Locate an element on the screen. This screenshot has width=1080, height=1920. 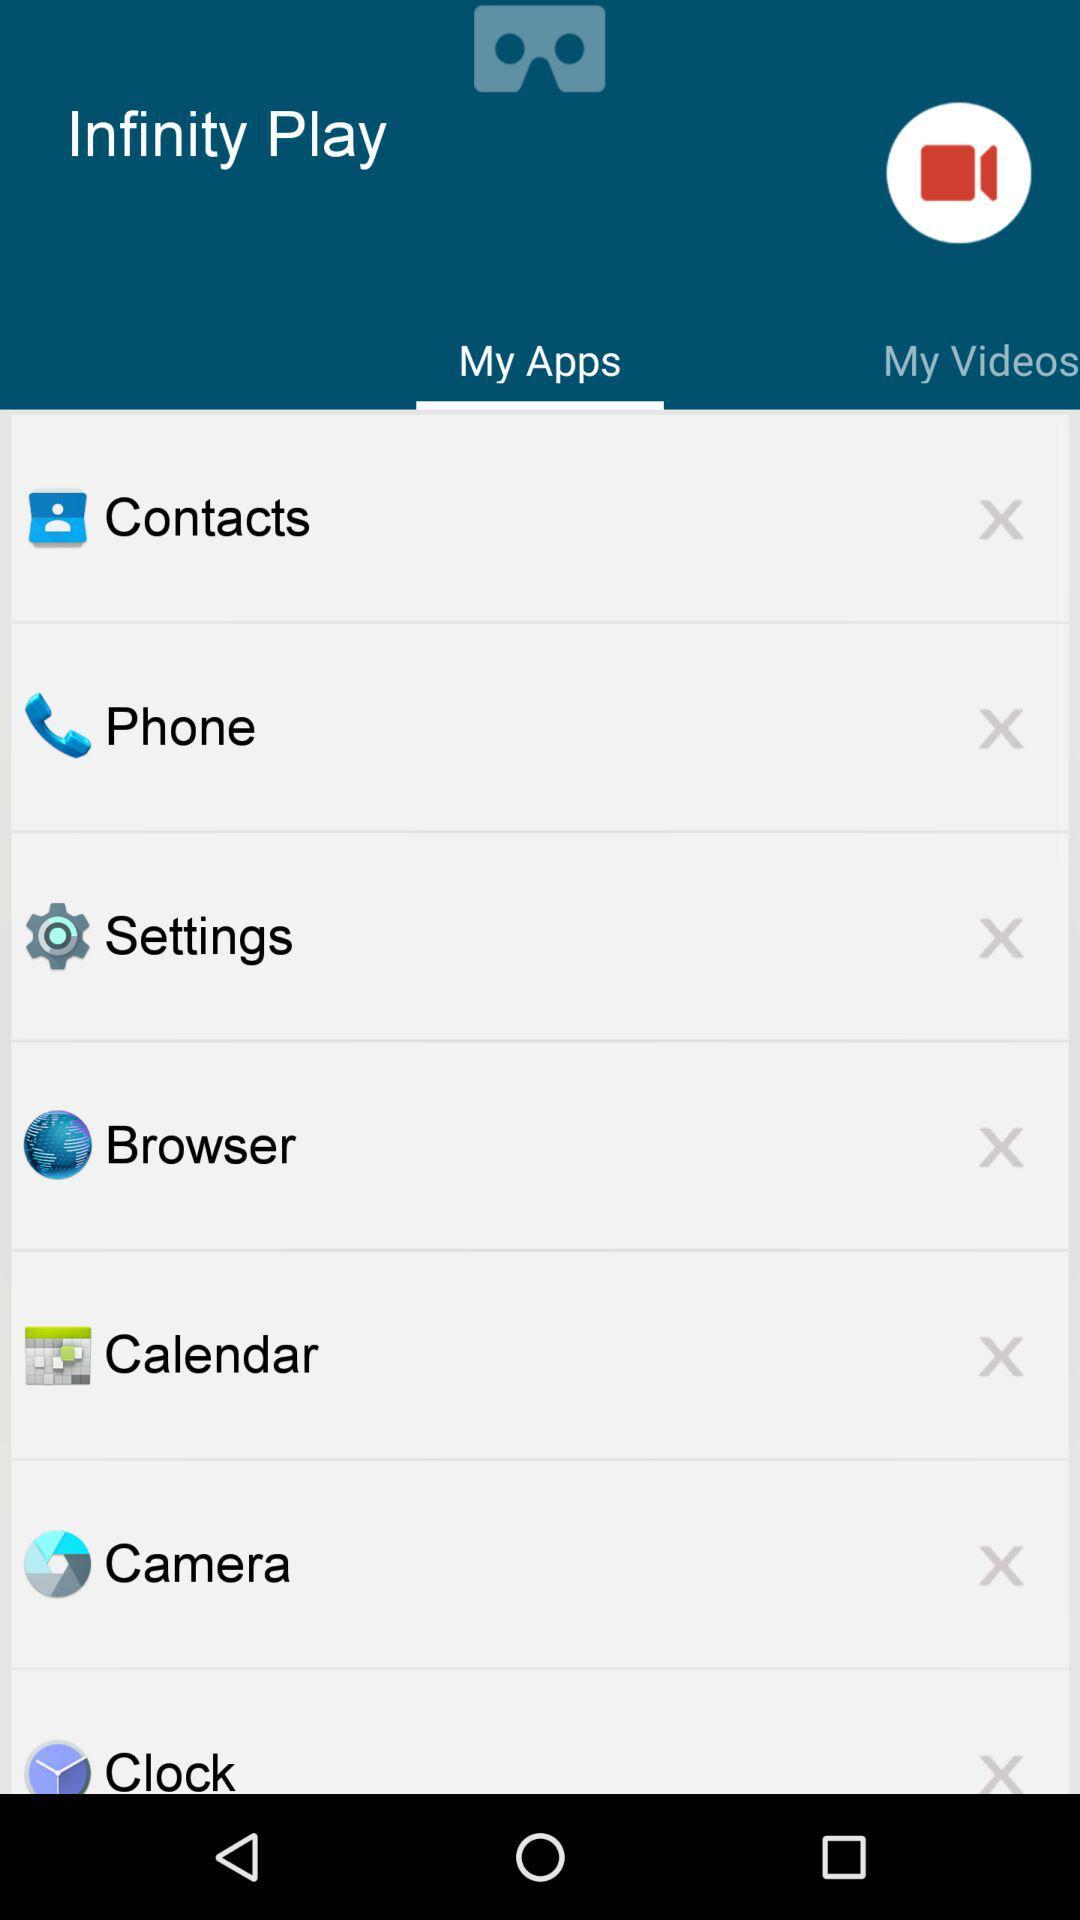
the settings item is located at coordinates (585, 935).